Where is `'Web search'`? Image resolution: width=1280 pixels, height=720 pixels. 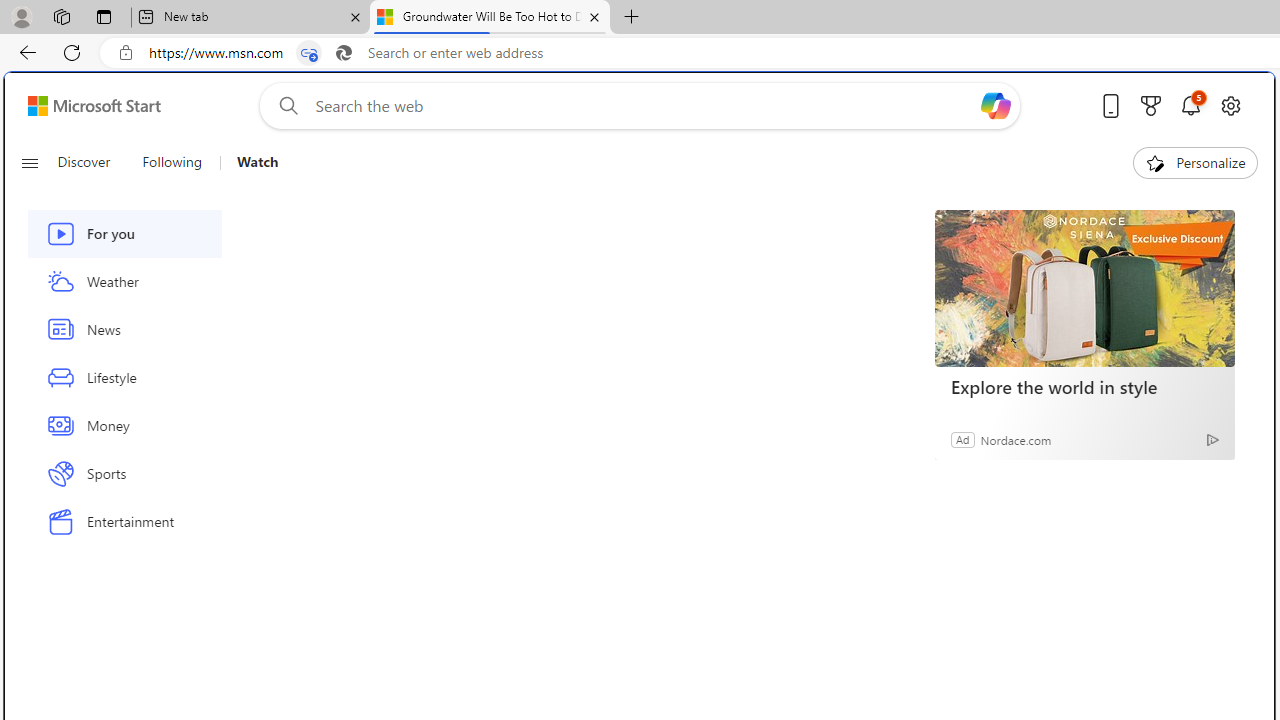
'Web search' is located at coordinates (283, 105).